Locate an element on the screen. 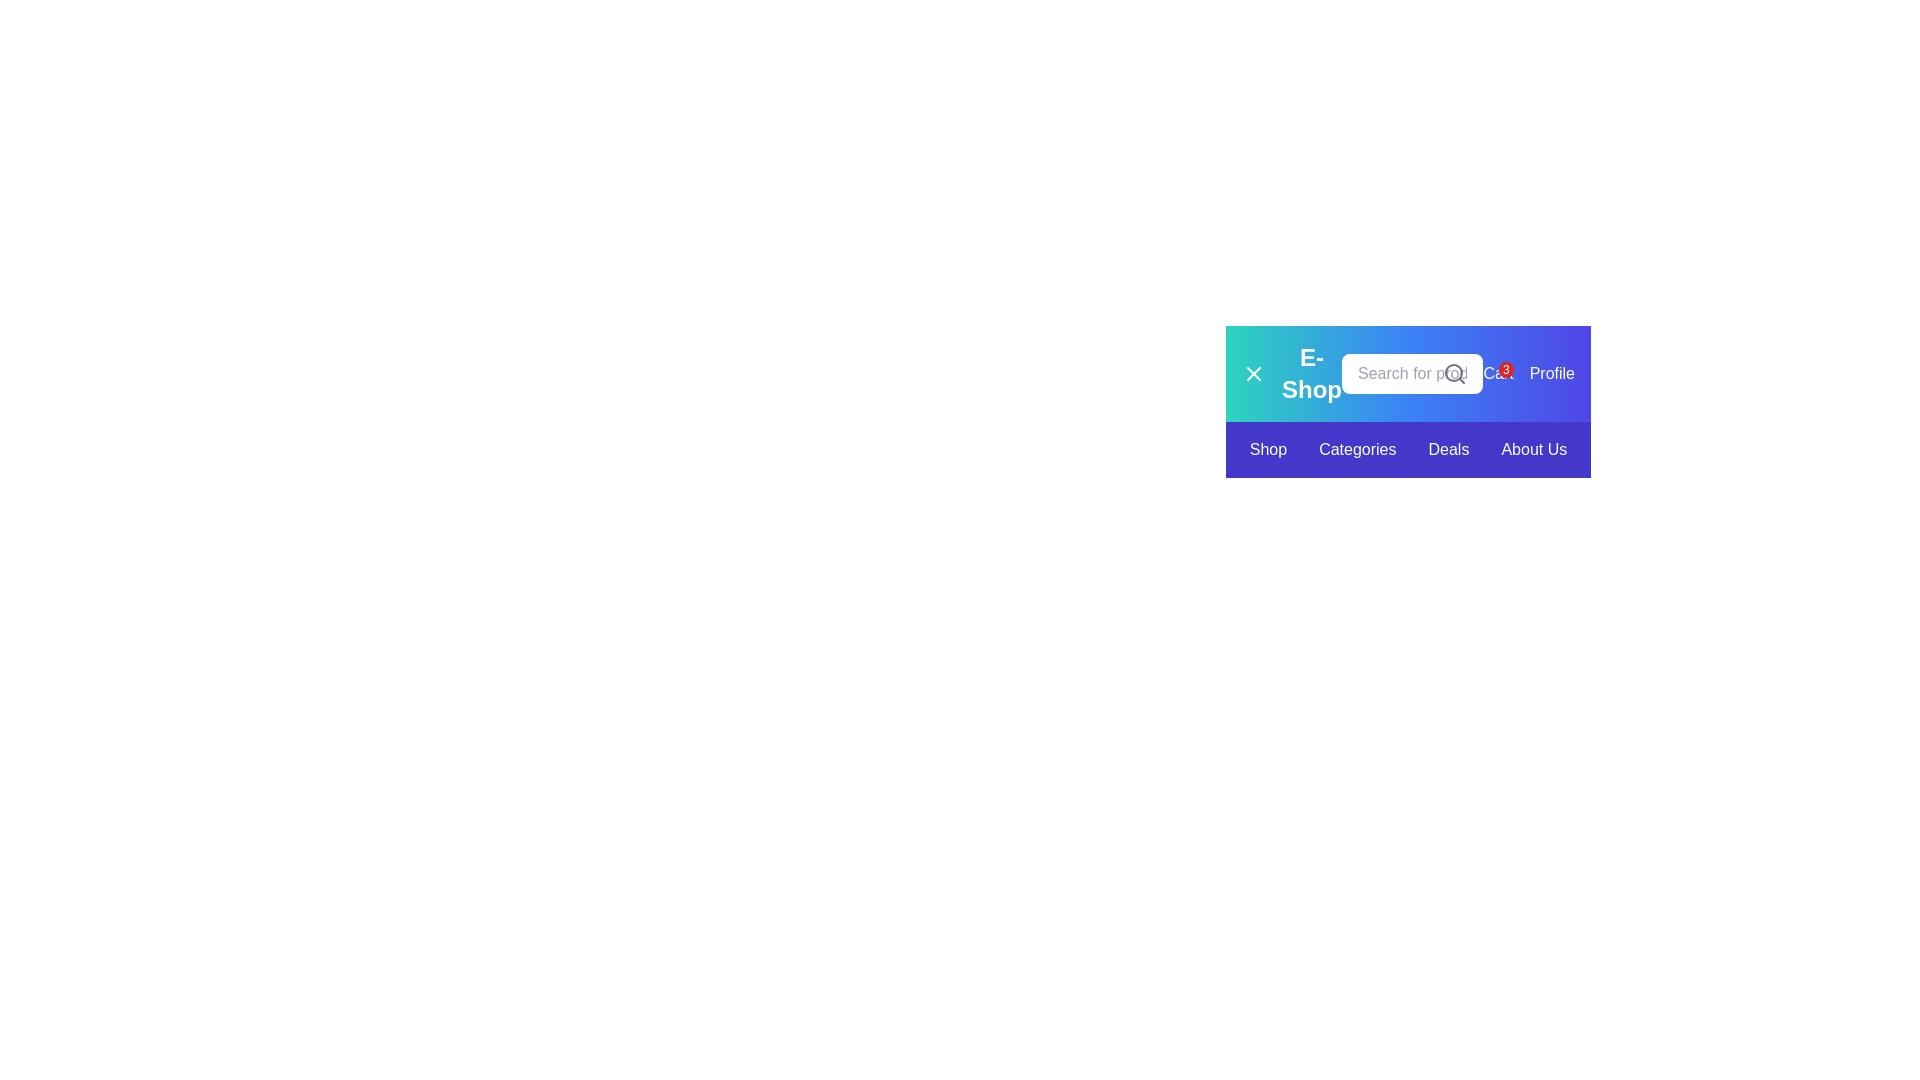 The width and height of the screenshot is (1920, 1080). an element within the Navigation bar located at the top-right section of the interface, which has a gradient background transitioning from teal is located at coordinates (1407, 374).